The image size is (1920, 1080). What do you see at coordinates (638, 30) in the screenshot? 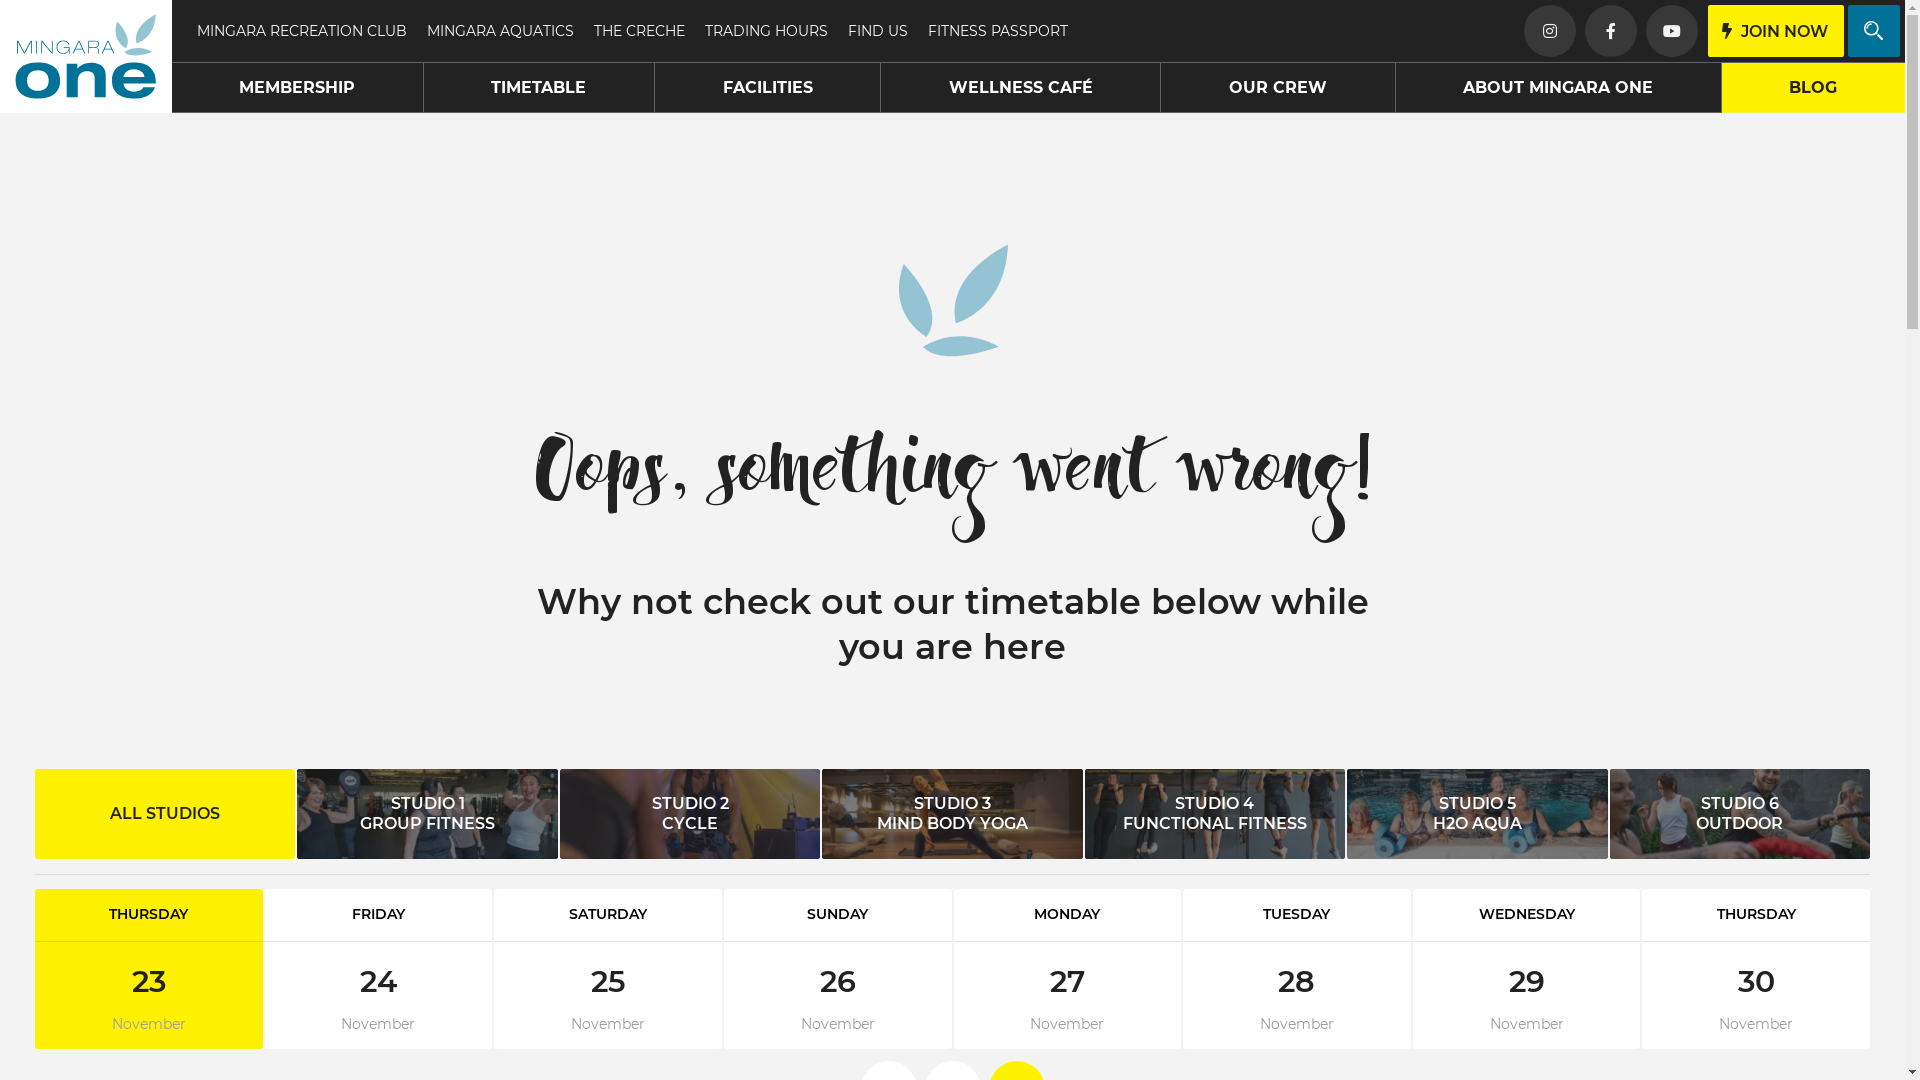
I see `'THE CRECHE'` at bounding box center [638, 30].